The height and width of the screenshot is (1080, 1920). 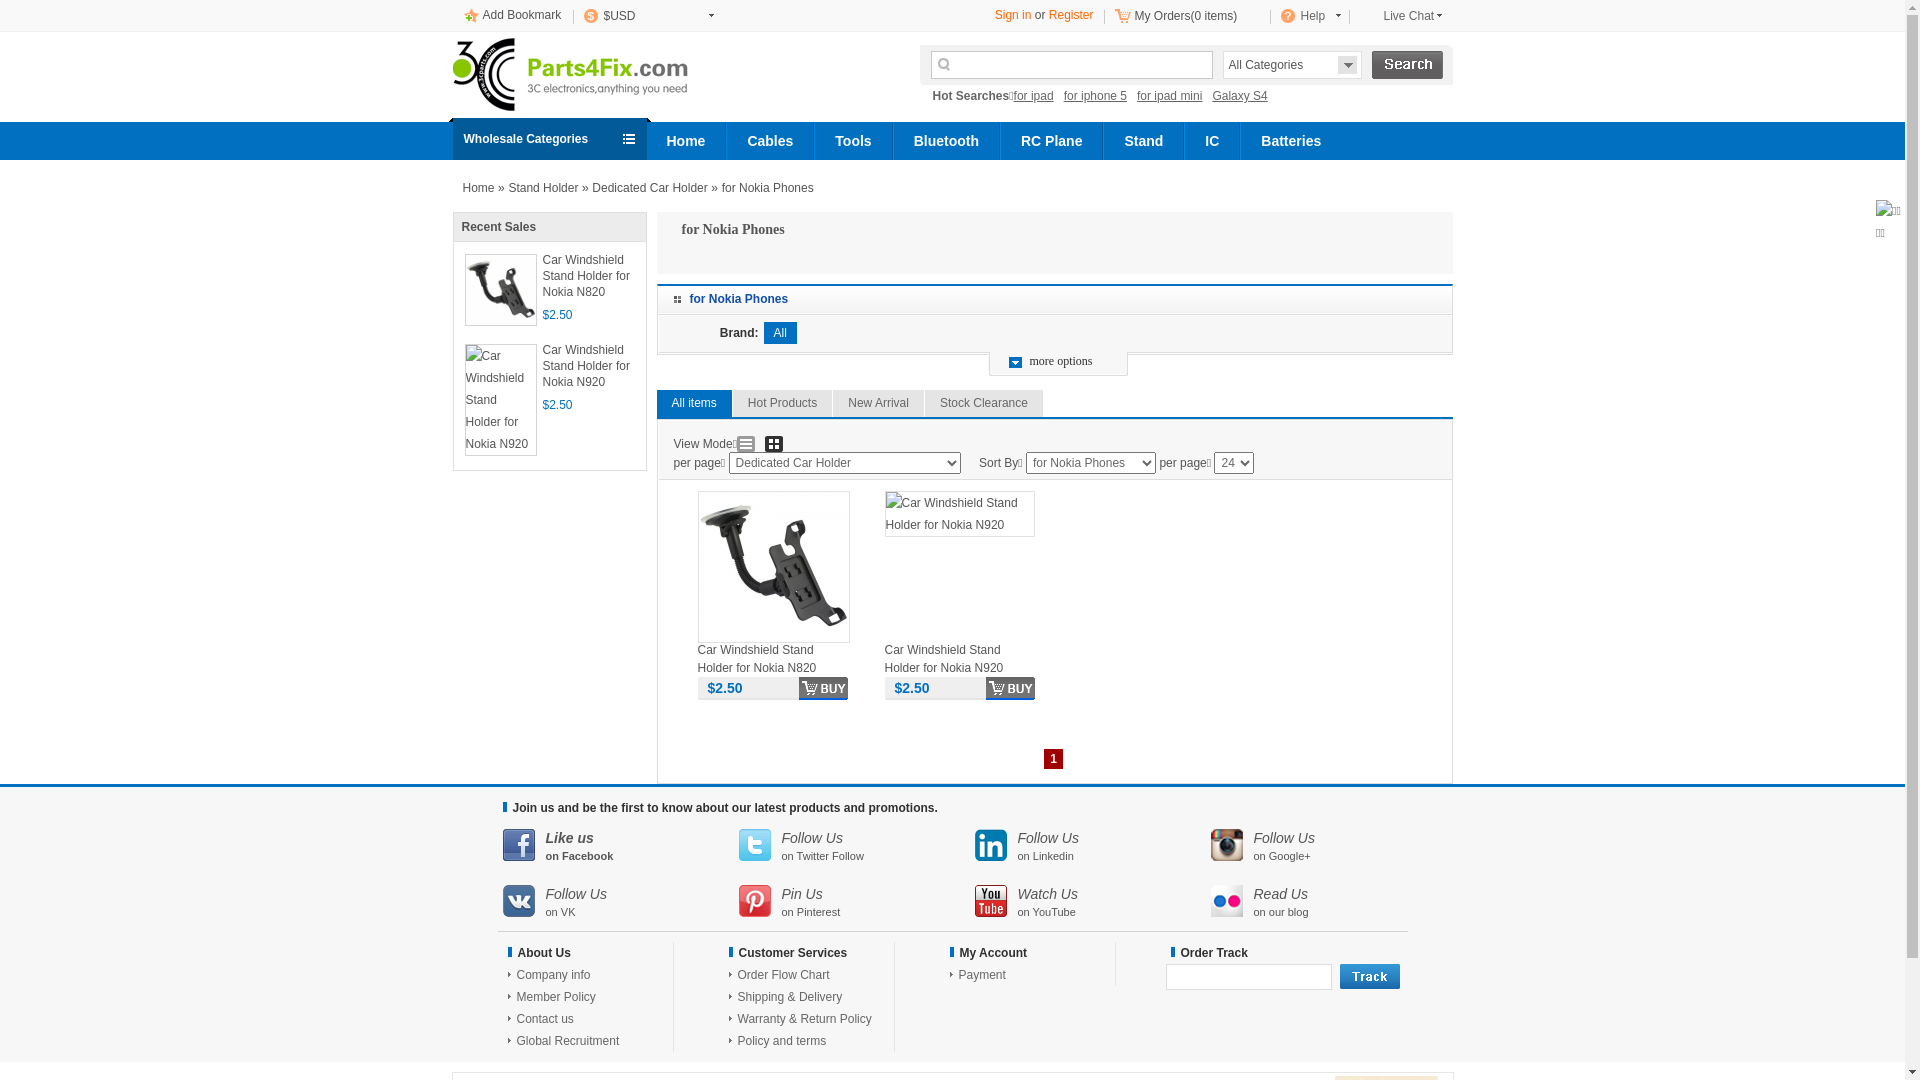 I want to click on 'Follow Us, so click(x=737, y=845).